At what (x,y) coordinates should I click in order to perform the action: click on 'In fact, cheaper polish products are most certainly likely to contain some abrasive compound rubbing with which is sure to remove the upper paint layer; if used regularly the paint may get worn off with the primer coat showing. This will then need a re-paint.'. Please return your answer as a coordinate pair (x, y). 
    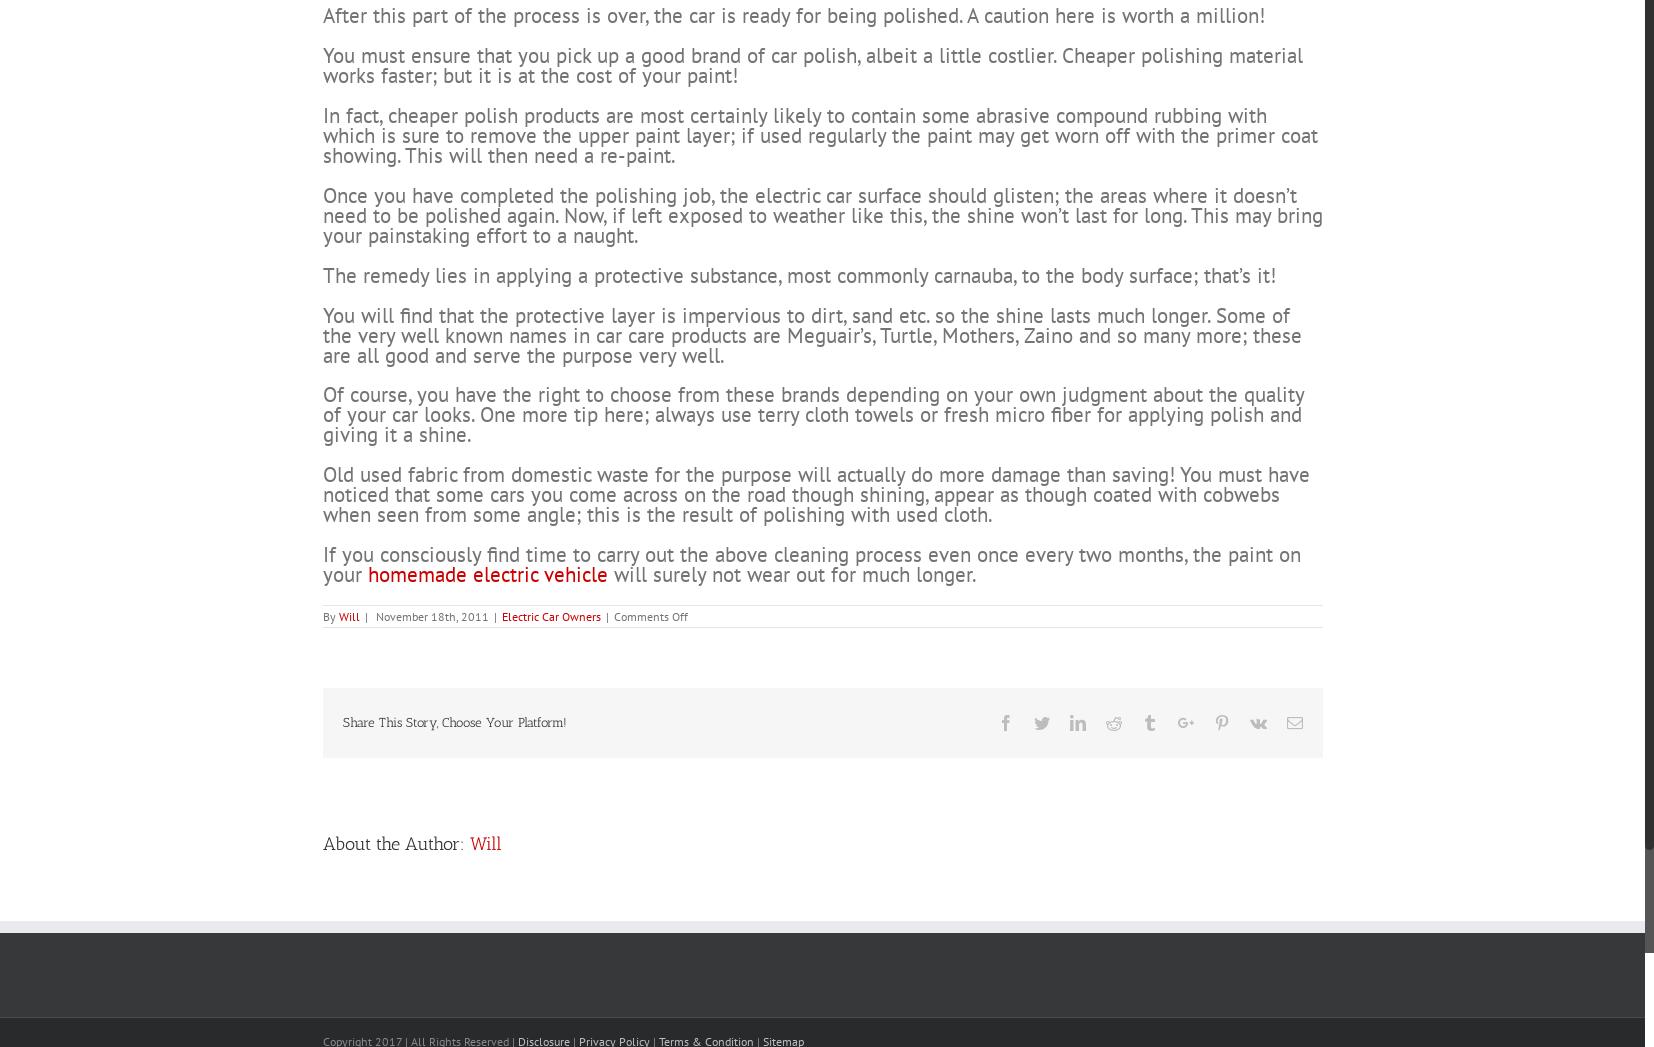
    Looking at the image, I should click on (819, 207).